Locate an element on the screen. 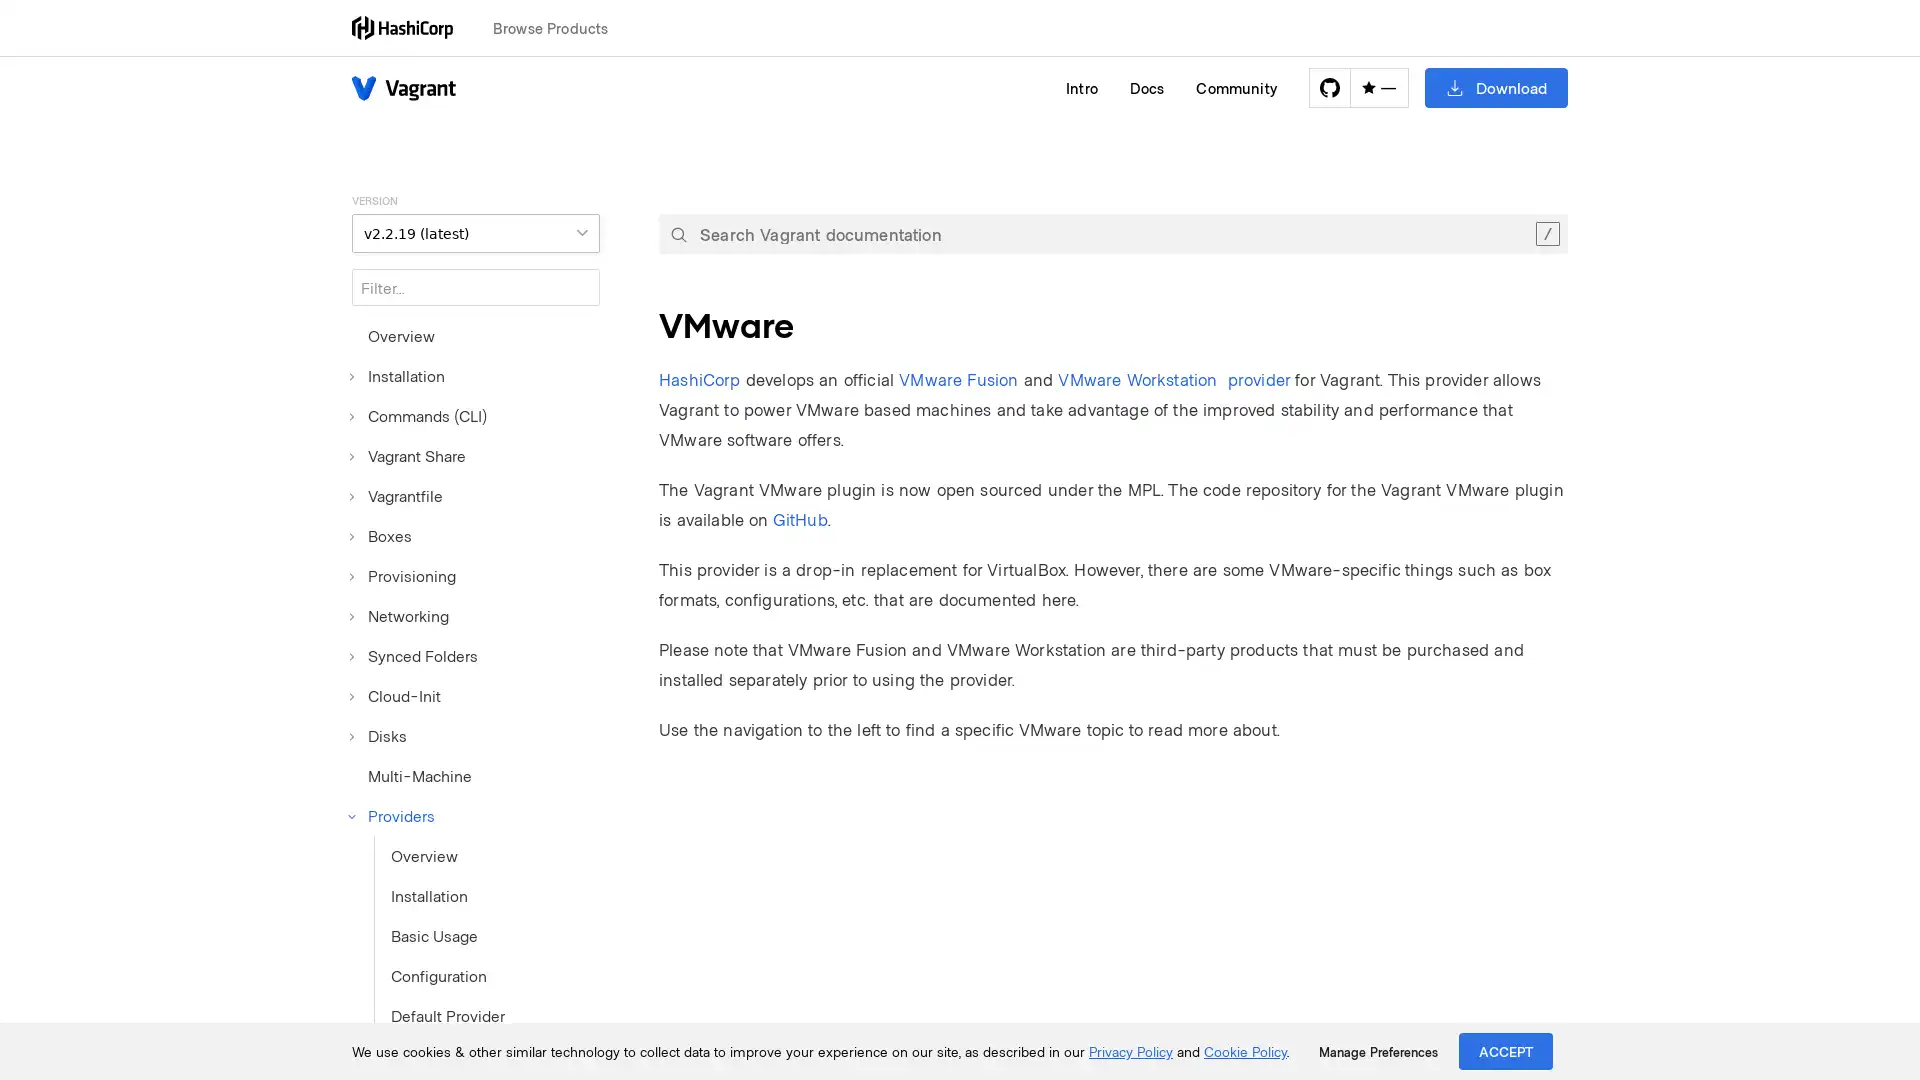 The image size is (1920, 1080). VERSION is located at coordinates (474, 232).